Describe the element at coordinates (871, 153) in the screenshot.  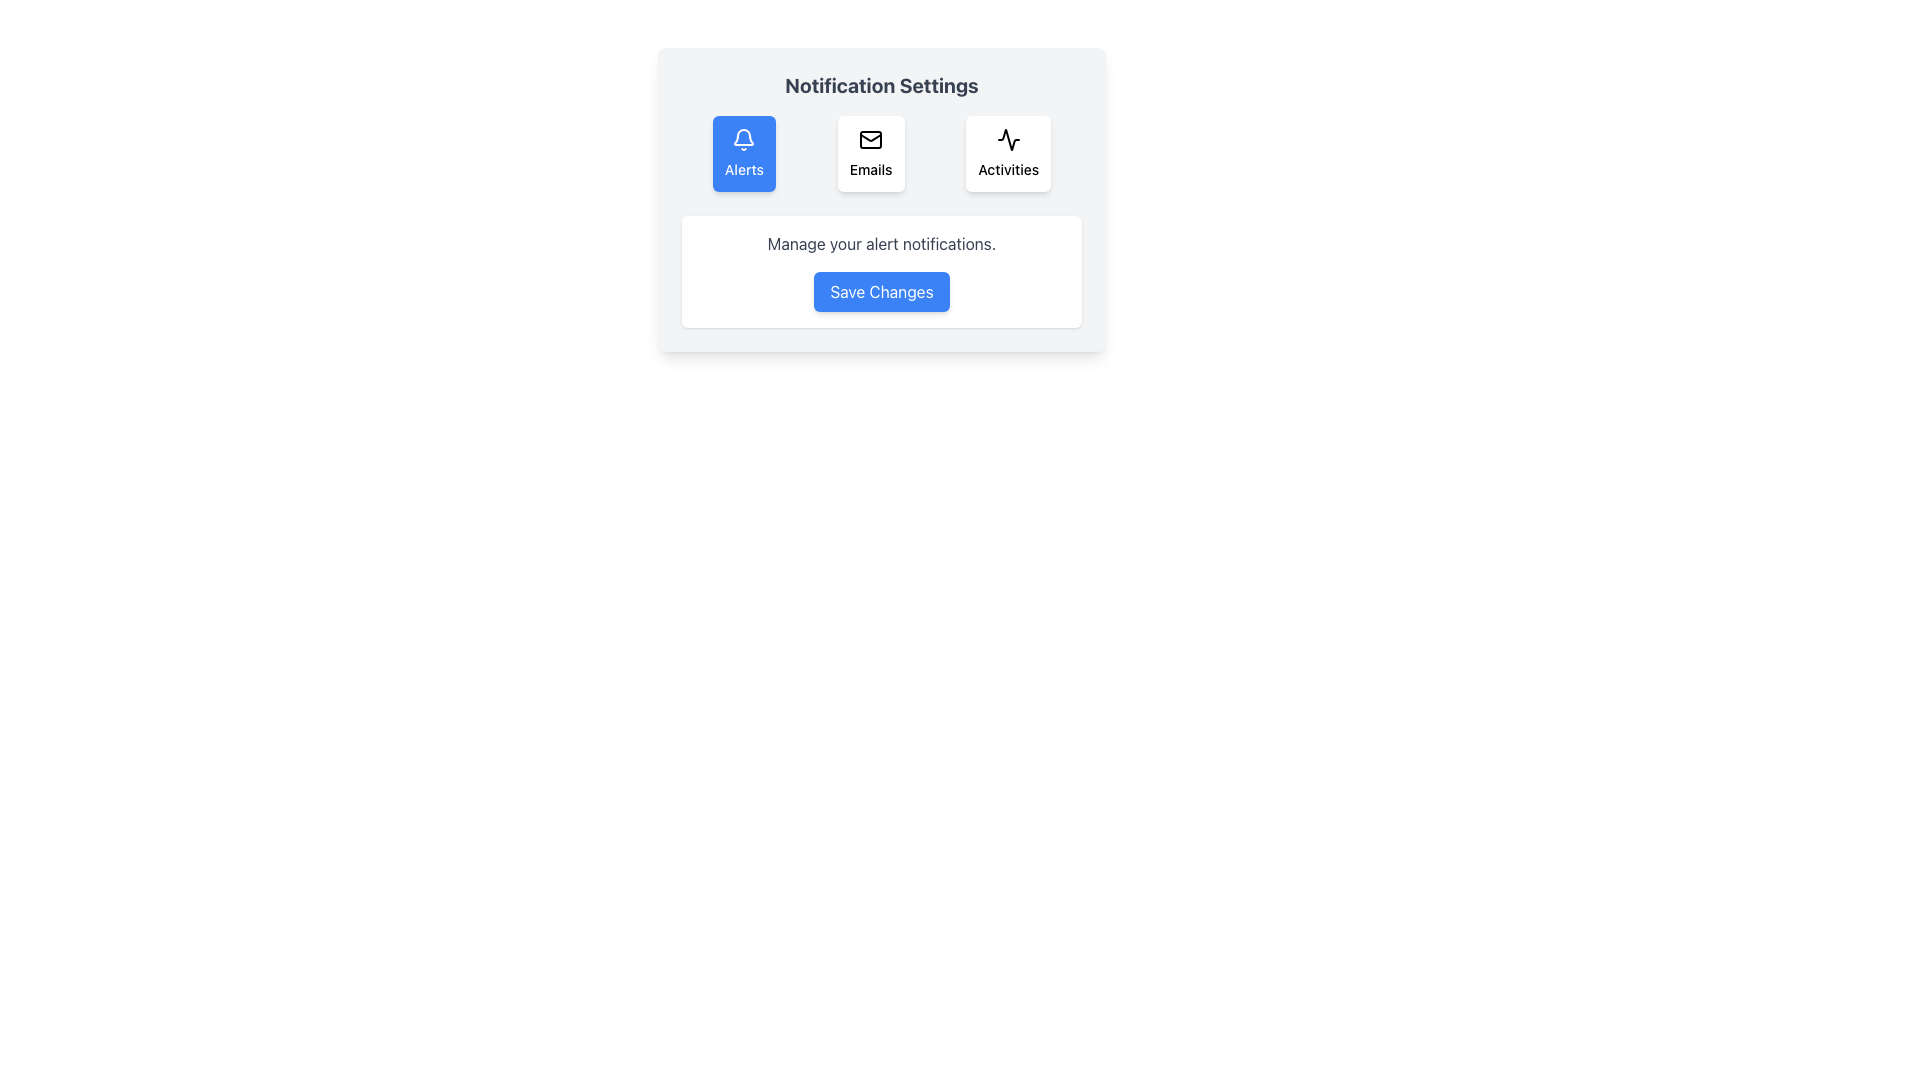
I see `the 'Emails' button with a white background and black envelope icon, located in the middle of three buttons in the 'Notification Settings' section` at that location.